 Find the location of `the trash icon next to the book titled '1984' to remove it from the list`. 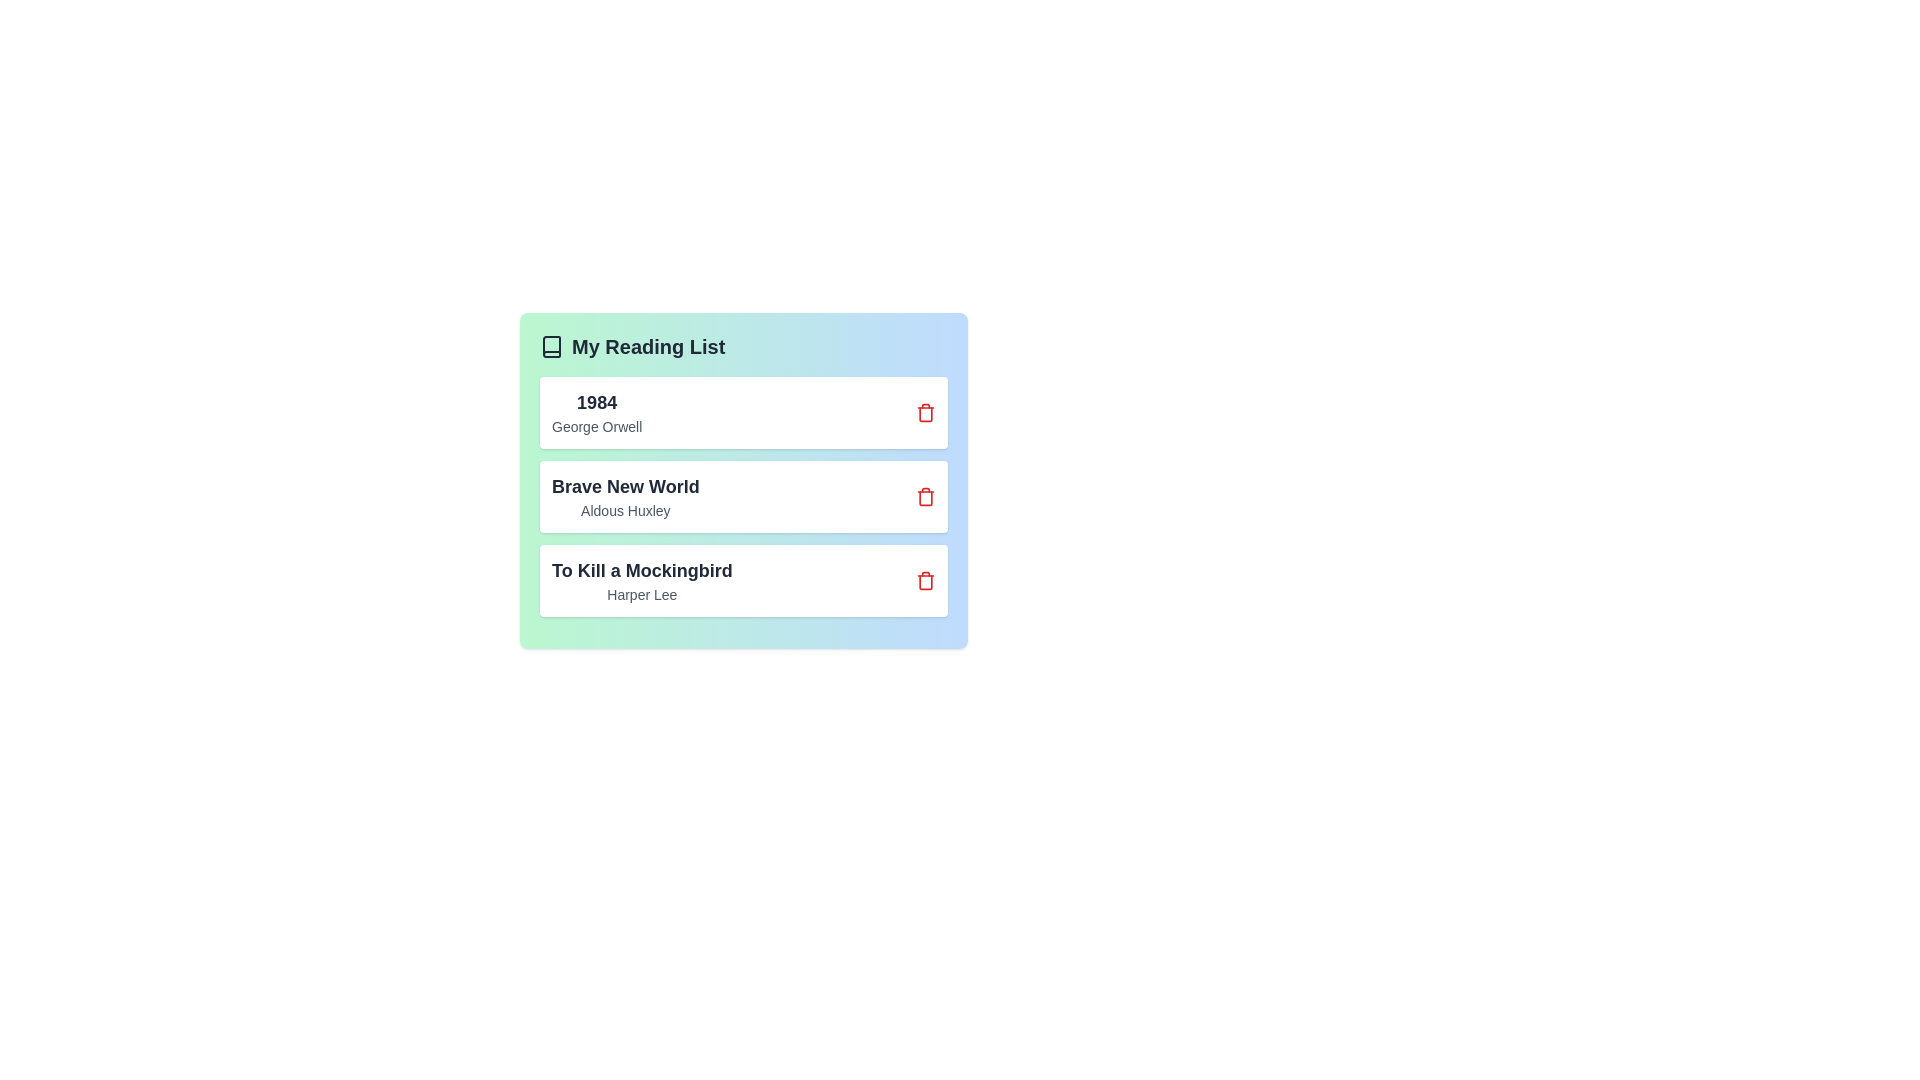

the trash icon next to the book titled '1984' to remove it from the list is located at coordinates (925, 411).